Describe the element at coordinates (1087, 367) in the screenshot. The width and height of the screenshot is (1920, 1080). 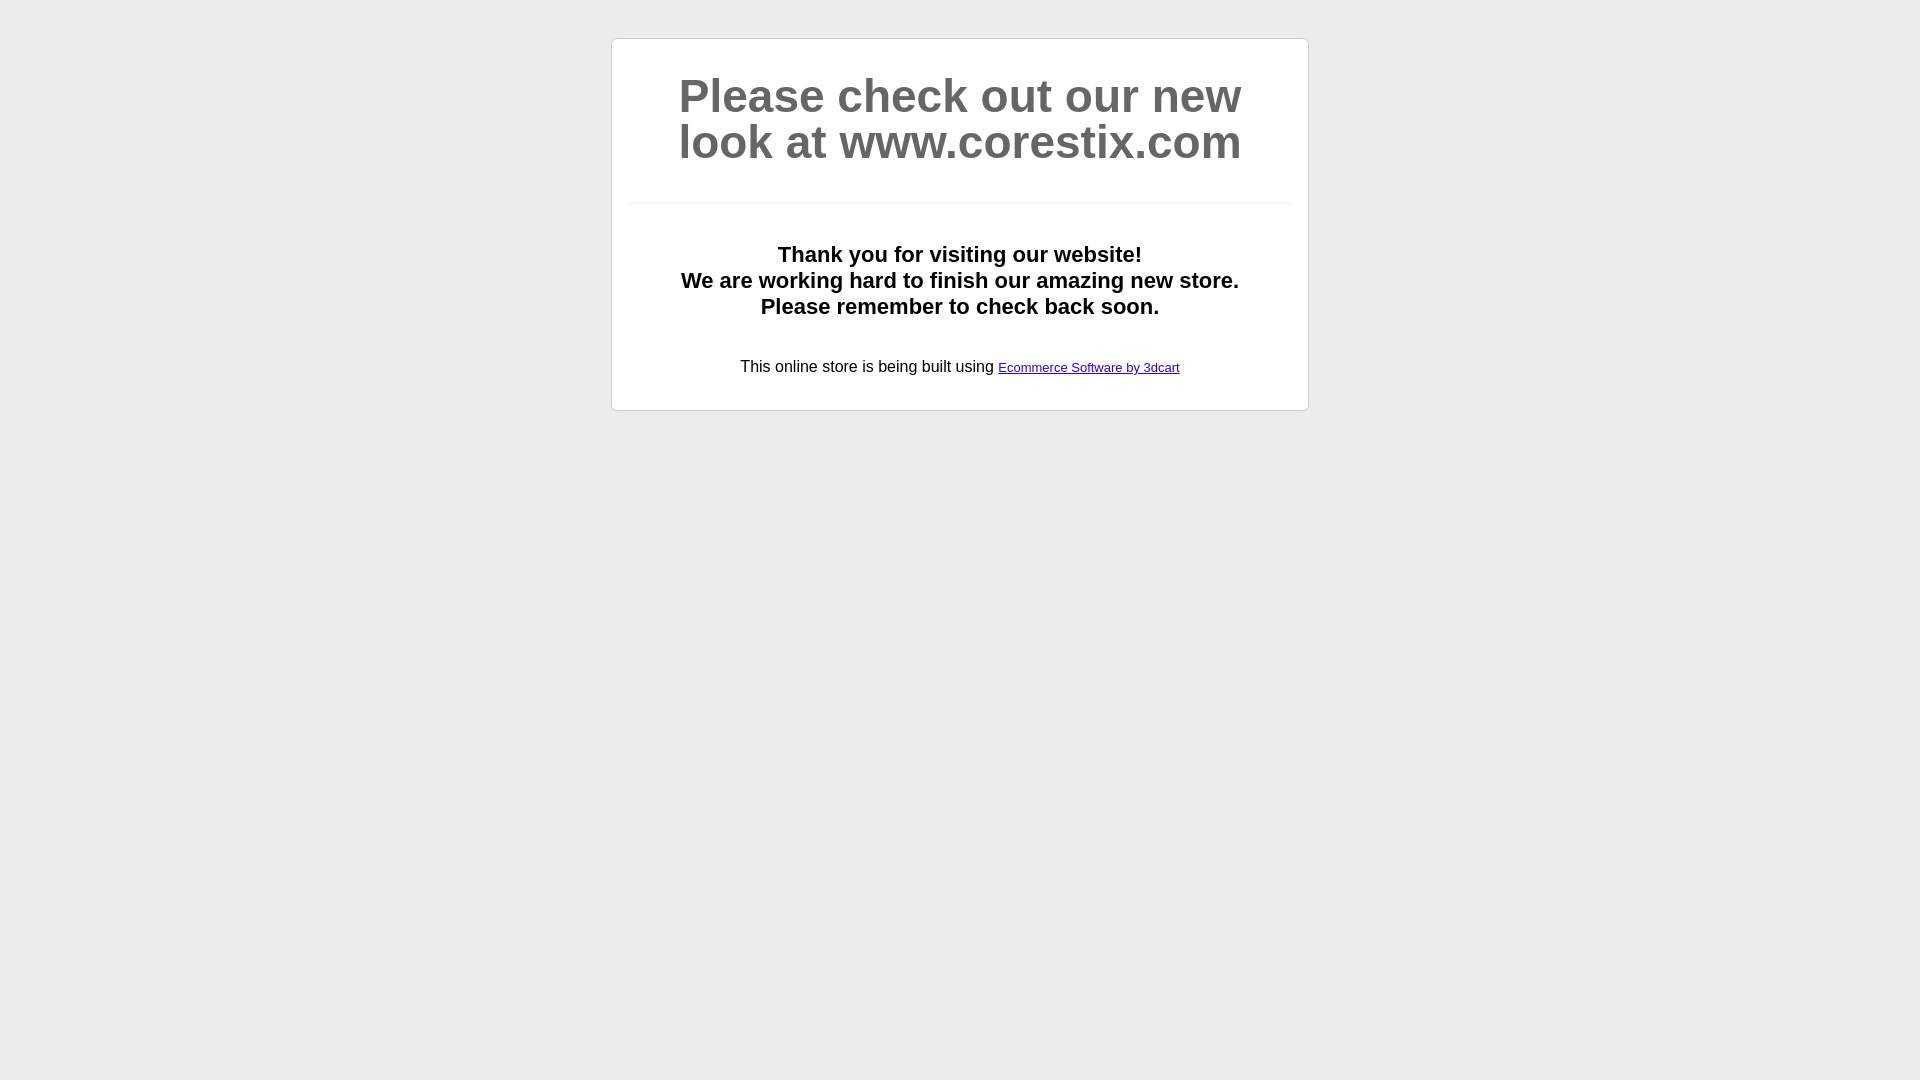
I see `'Ecommerce Software by 3dcart'` at that location.